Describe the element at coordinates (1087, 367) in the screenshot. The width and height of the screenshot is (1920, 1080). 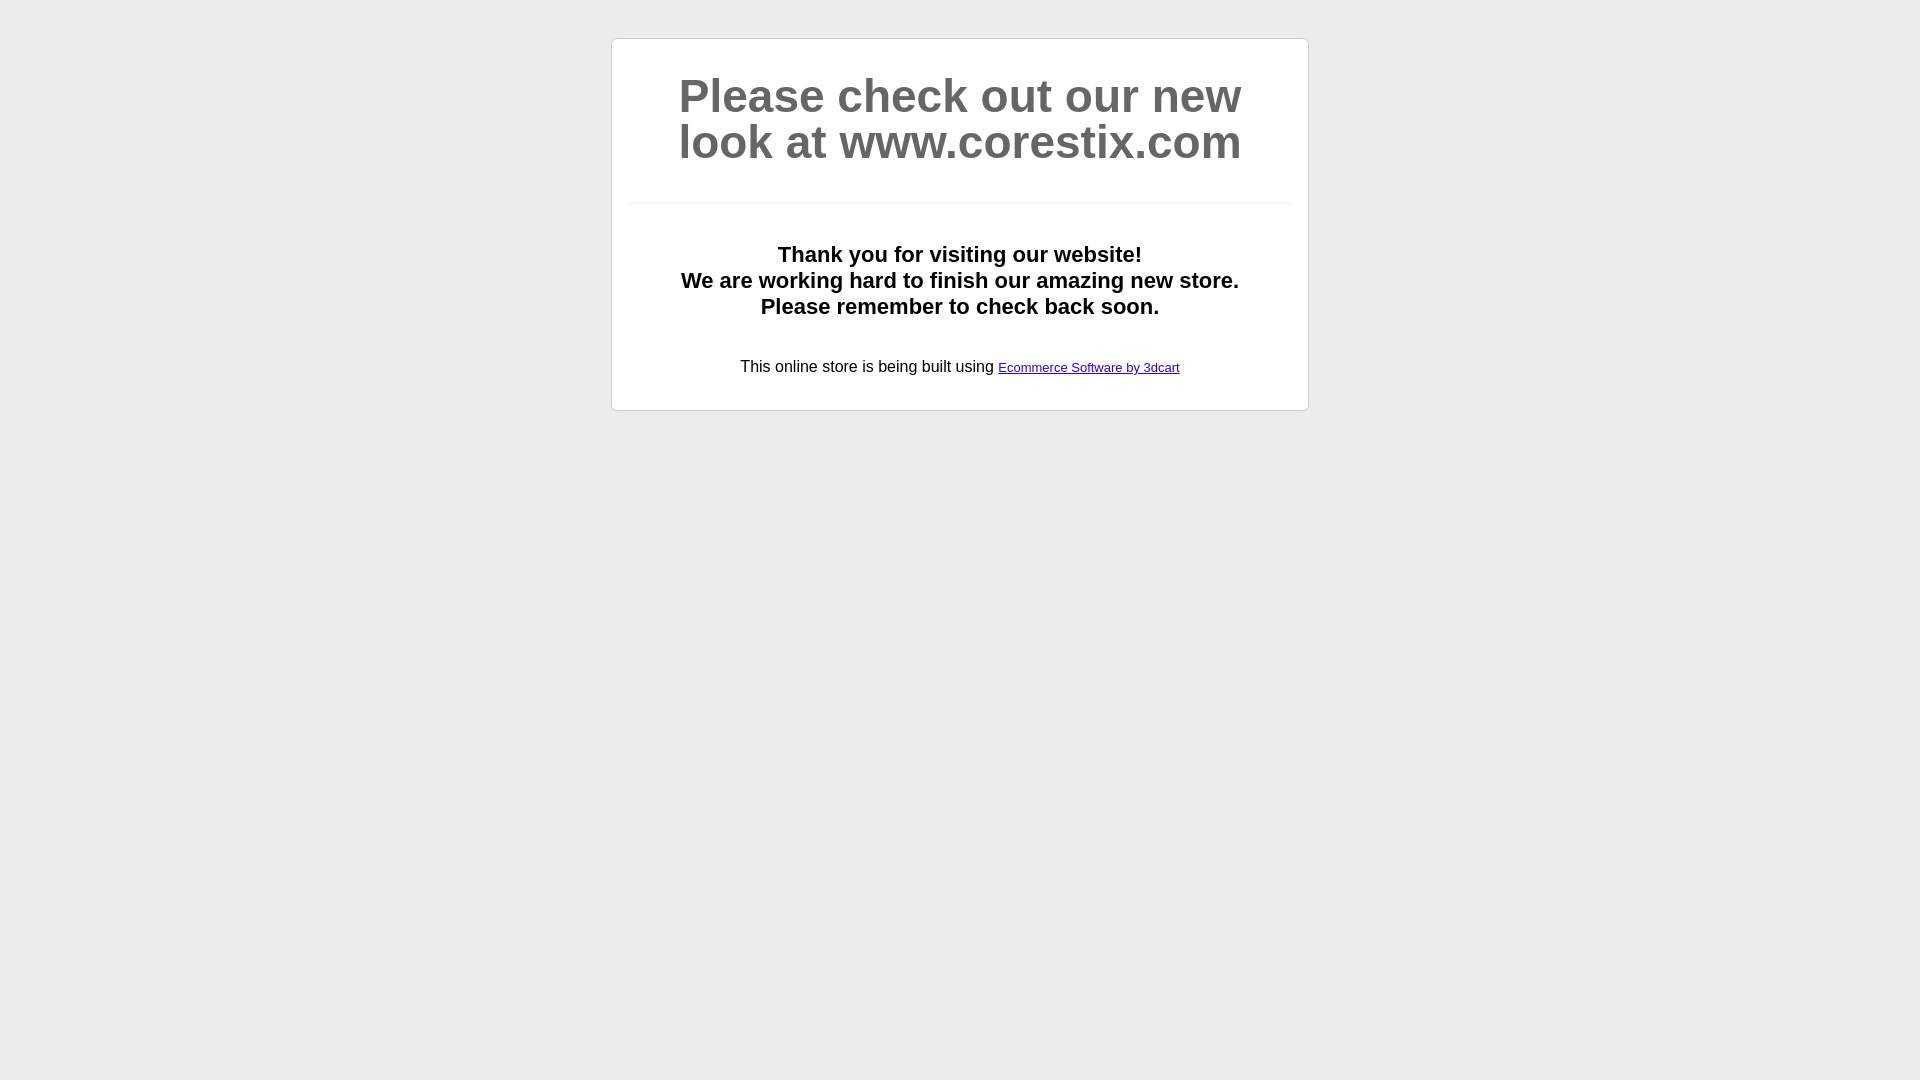
I see `'Ecommerce Software by 3dcart'` at that location.